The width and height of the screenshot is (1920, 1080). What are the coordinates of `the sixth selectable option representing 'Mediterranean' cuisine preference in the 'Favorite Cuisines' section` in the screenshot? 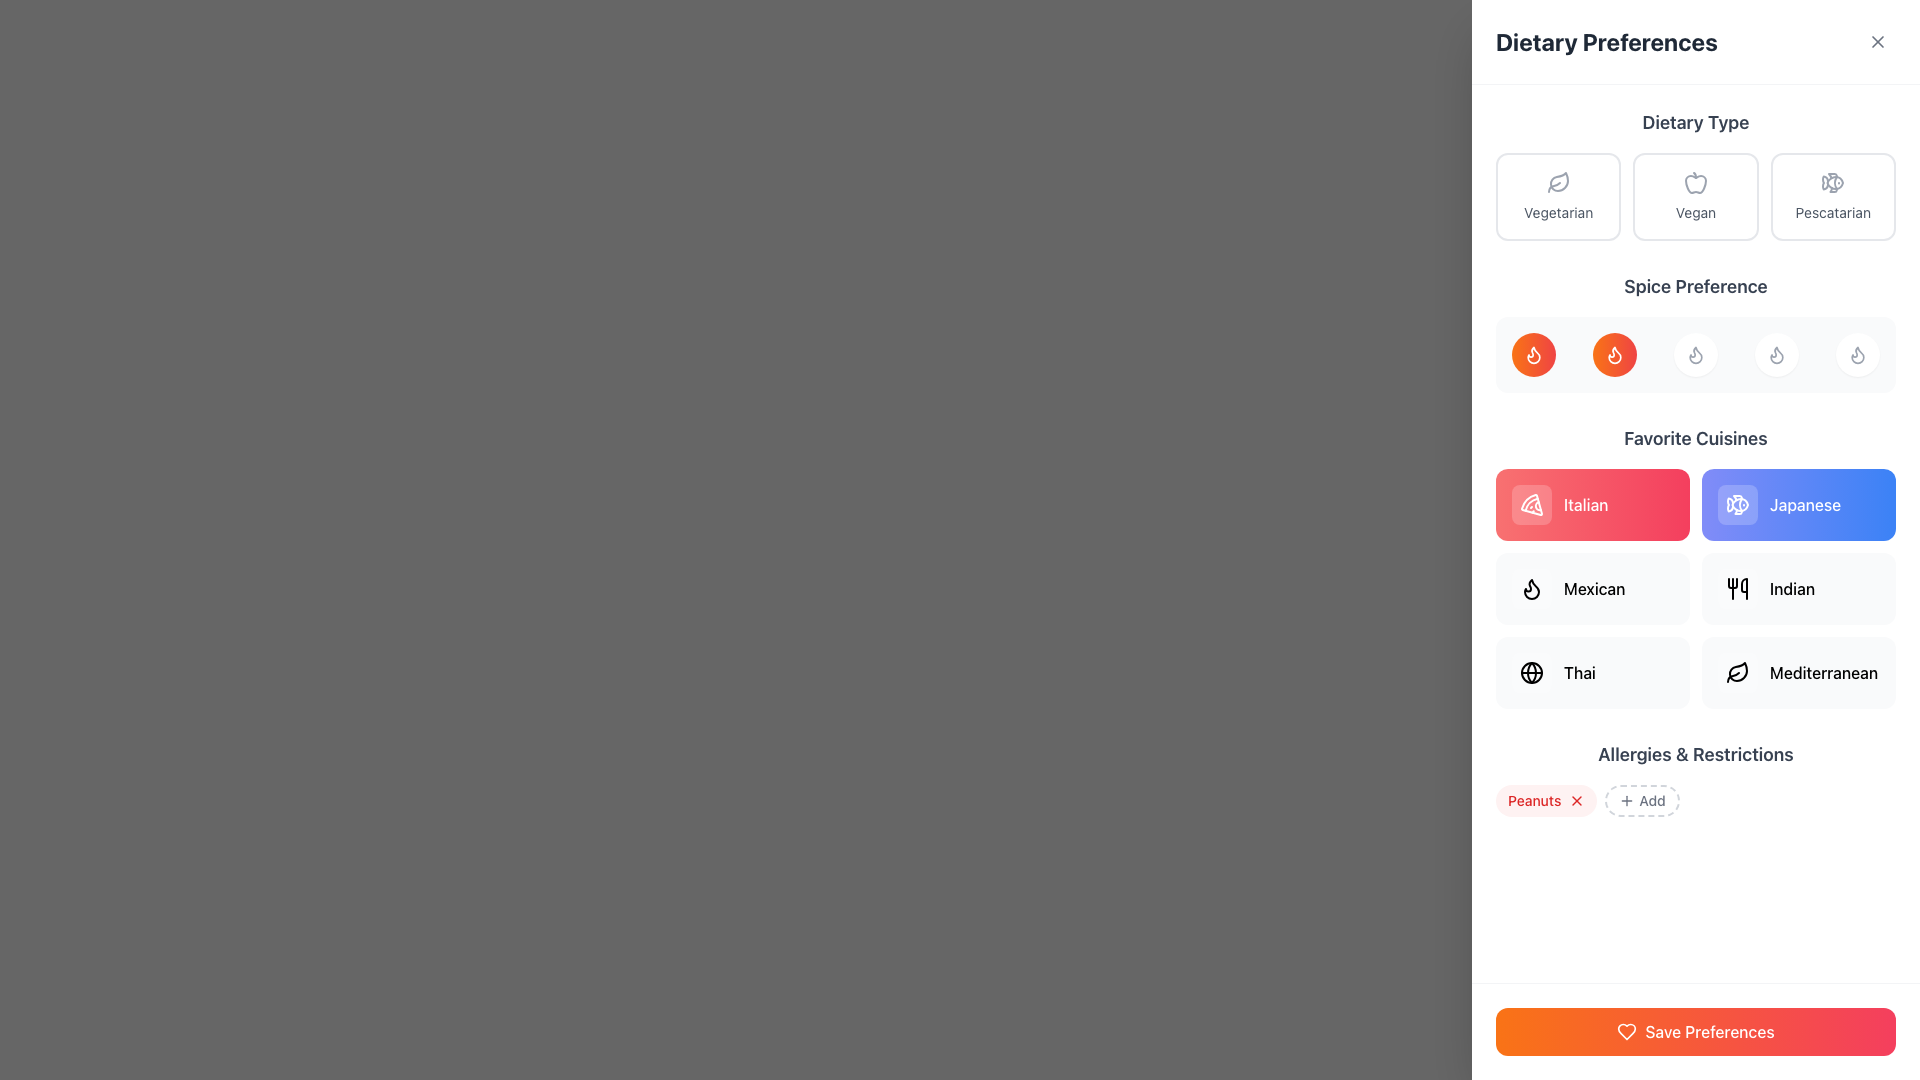 It's located at (1799, 672).